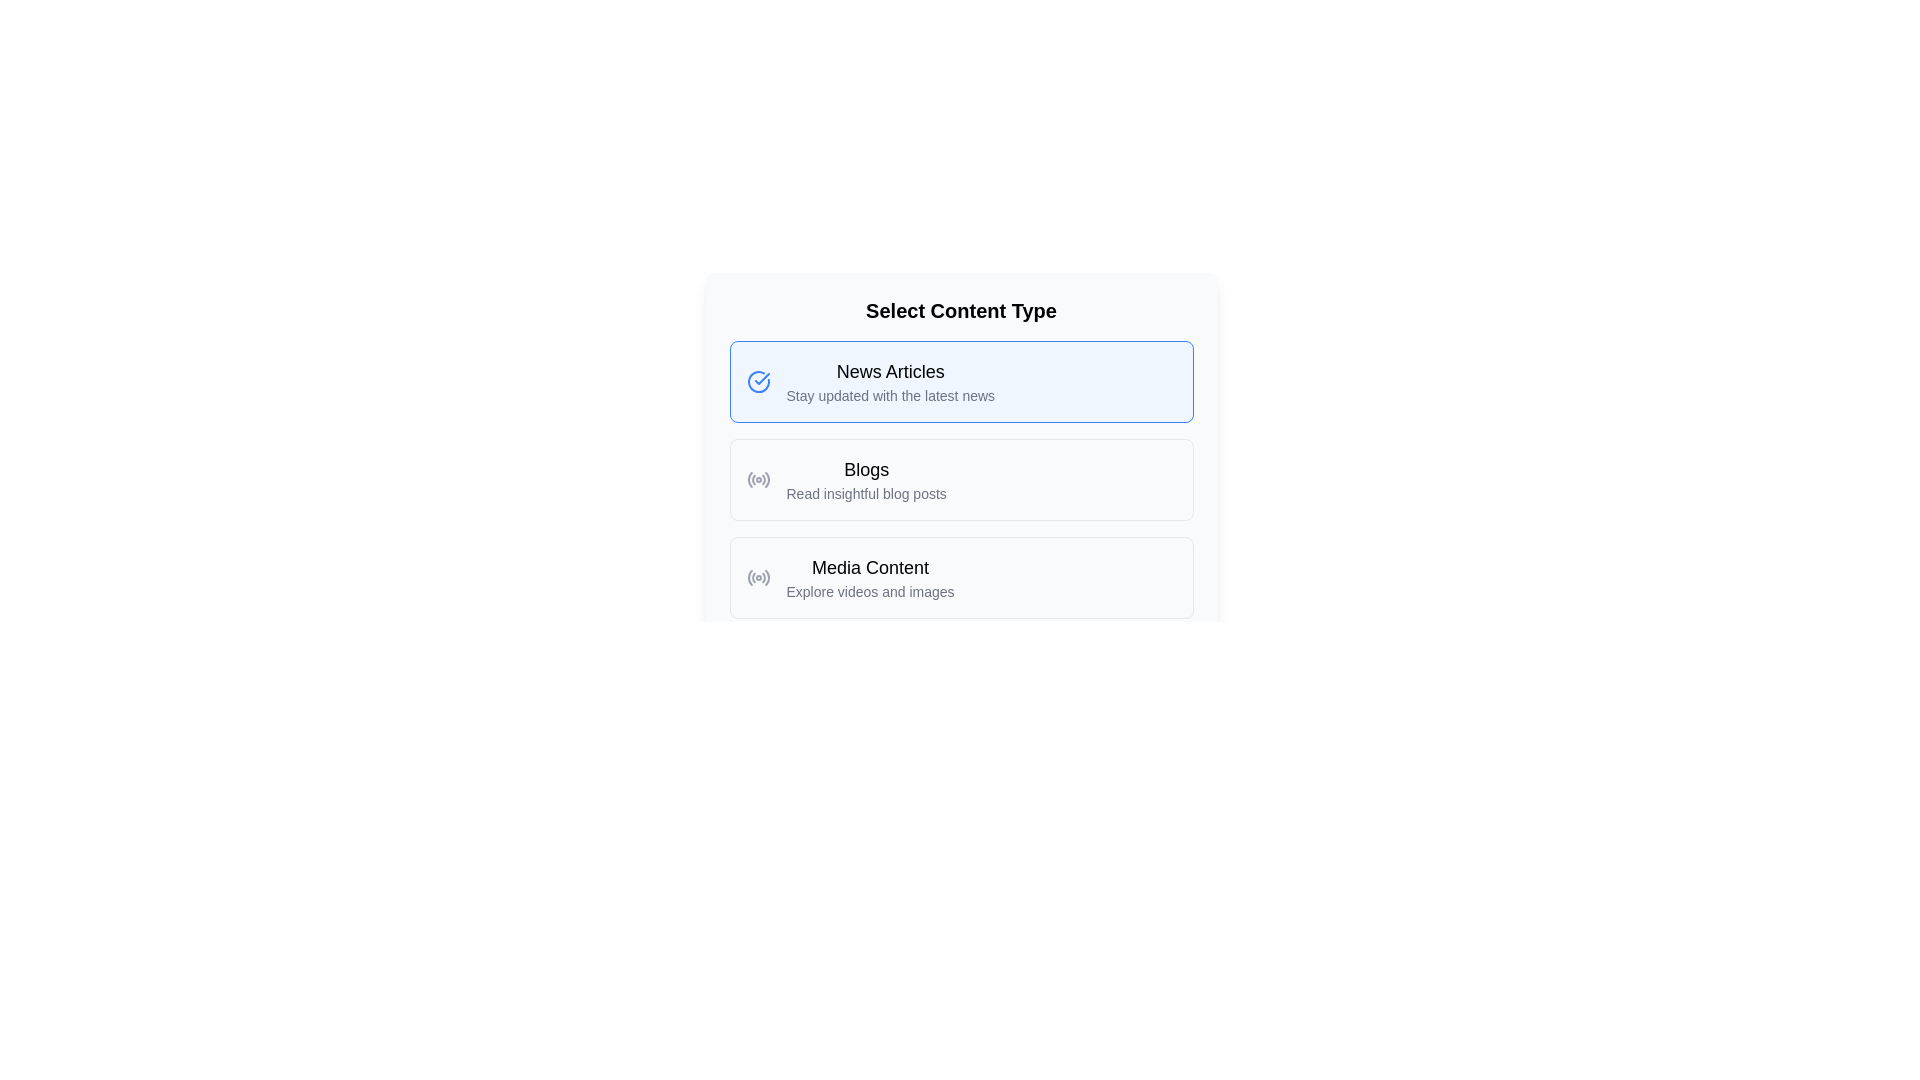 The height and width of the screenshot is (1080, 1920). I want to click on the Icon (Circle with Checkmark) which indicates selection or confirmation for the 'News Articles' option in the list, so click(757, 381).